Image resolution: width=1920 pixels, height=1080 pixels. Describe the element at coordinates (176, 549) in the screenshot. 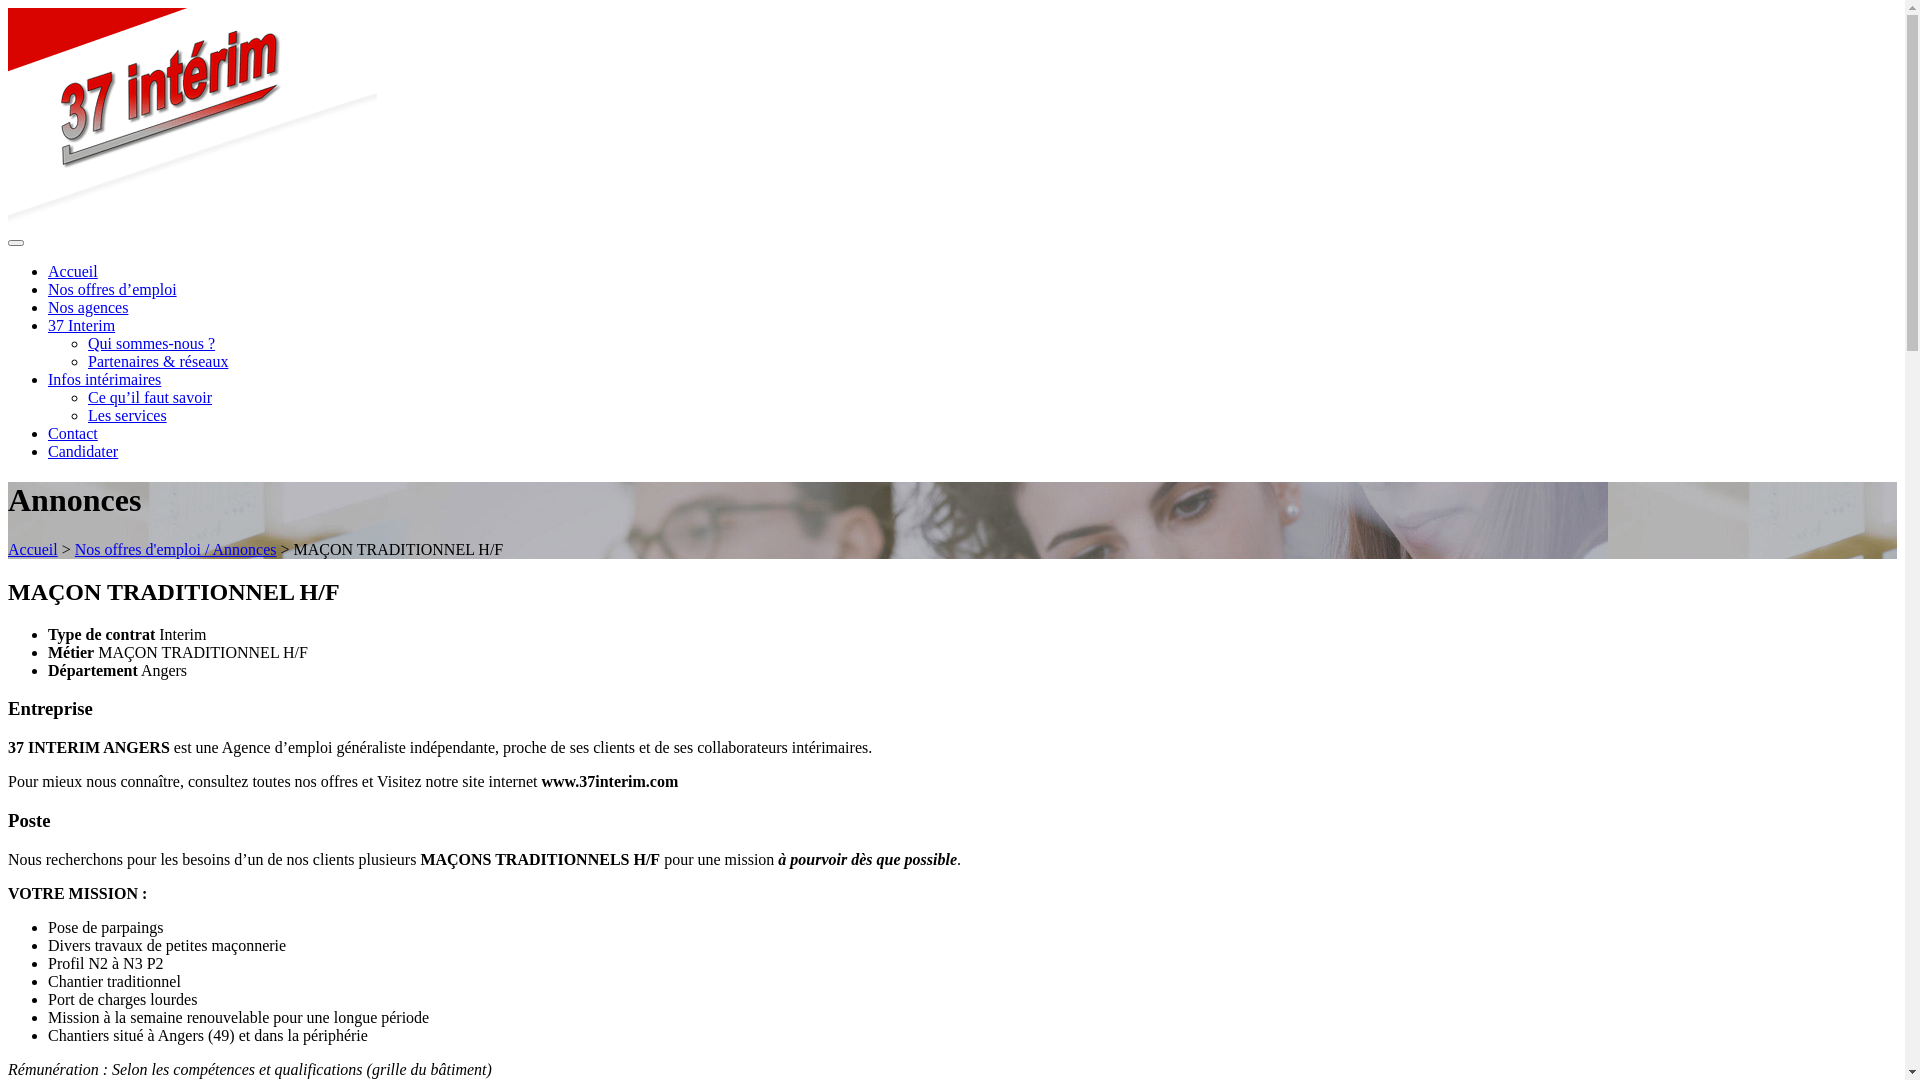

I see `'Nos offres d'emploi / Annonces'` at that location.